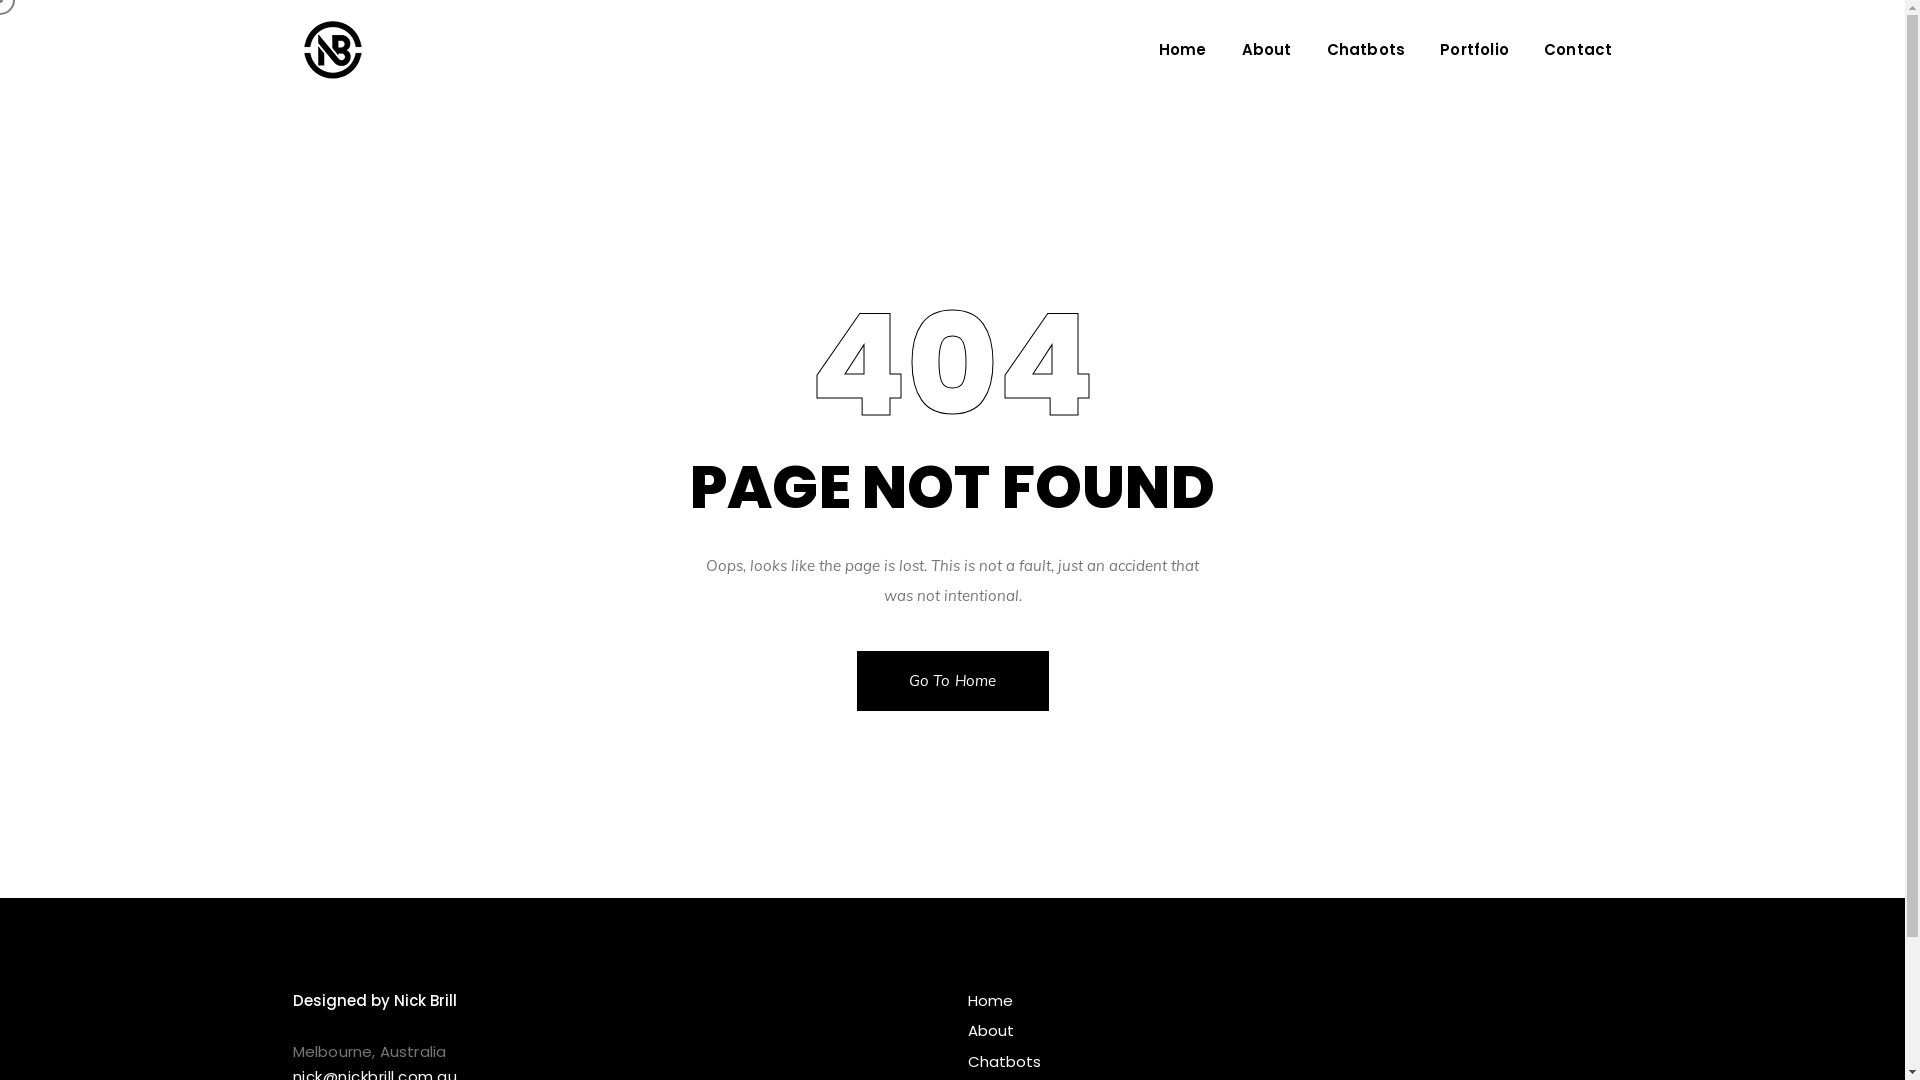 Image resolution: width=1920 pixels, height=1080 pixels. I want to click on 'Portfolio', so click(1474, 49).